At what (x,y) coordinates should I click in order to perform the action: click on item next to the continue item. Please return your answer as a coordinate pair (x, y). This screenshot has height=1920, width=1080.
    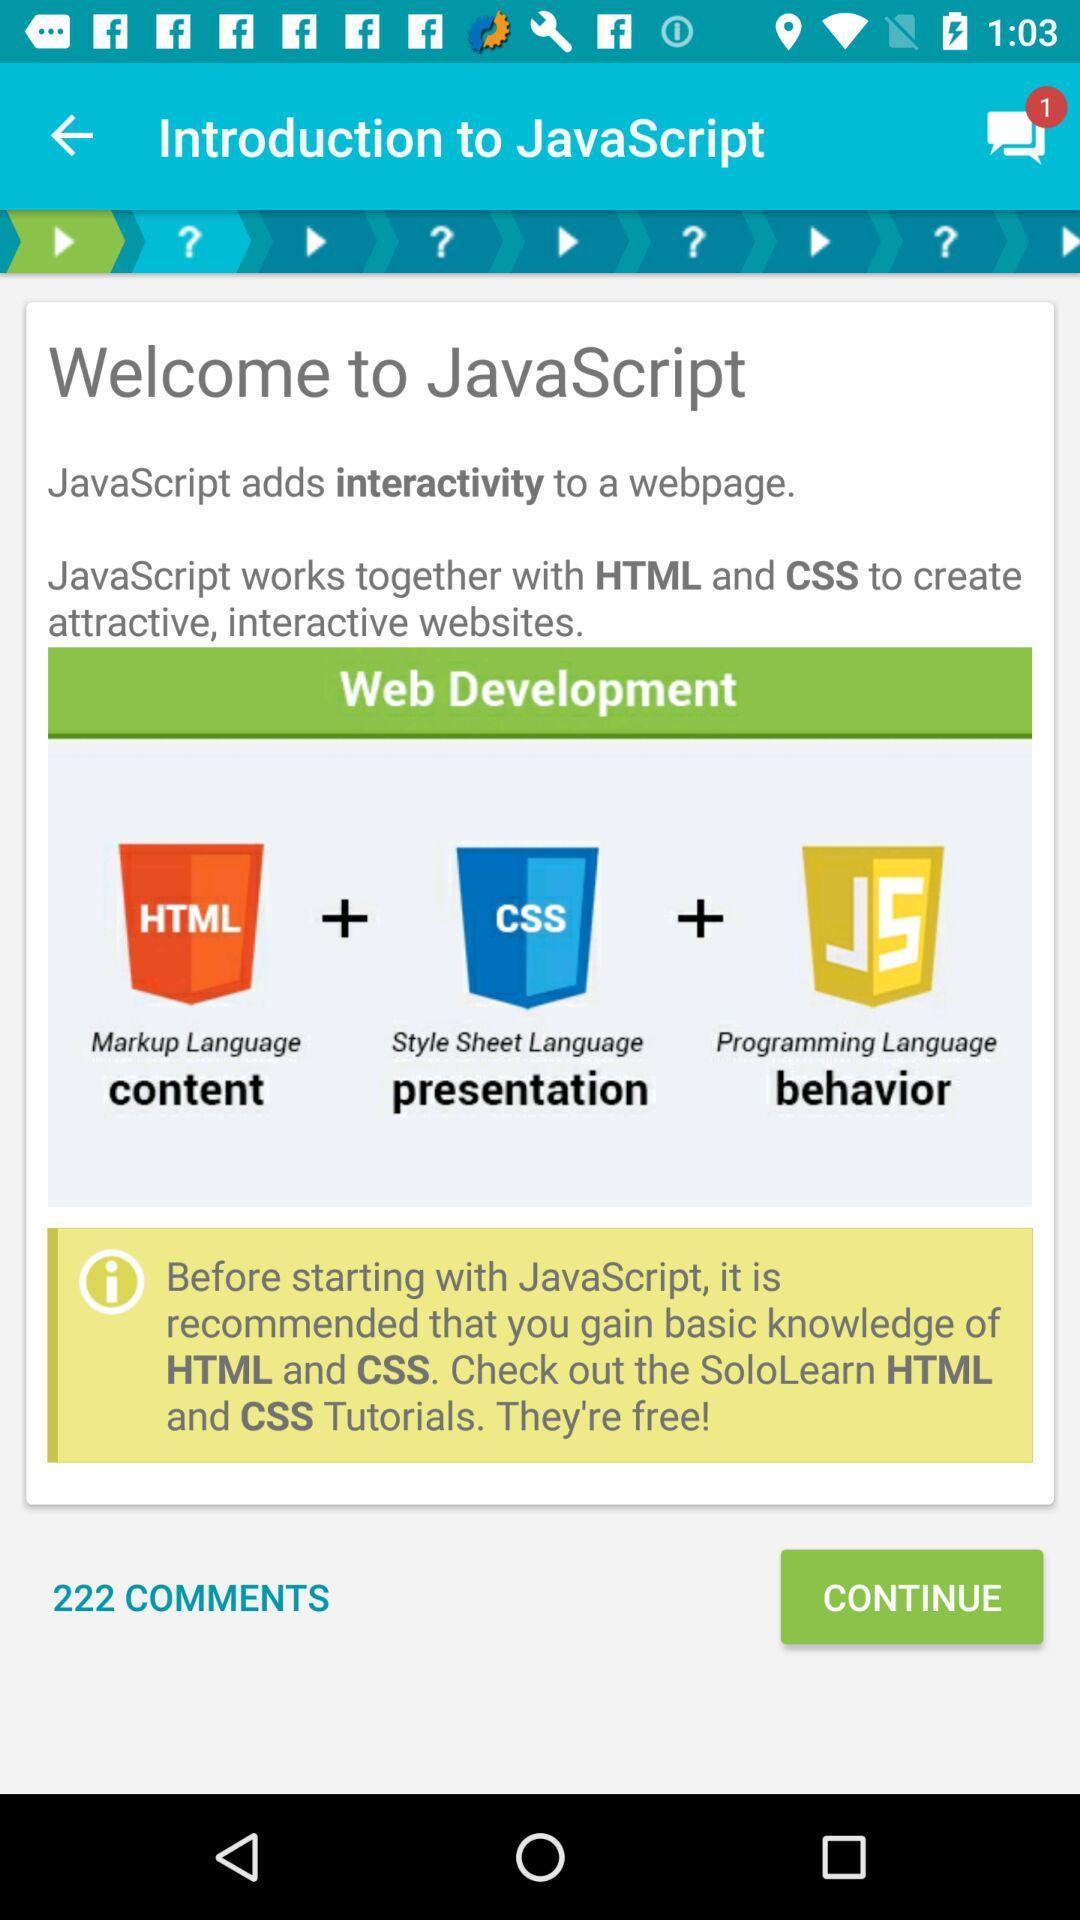
    Looking at the image, I should click on (191, 1595).